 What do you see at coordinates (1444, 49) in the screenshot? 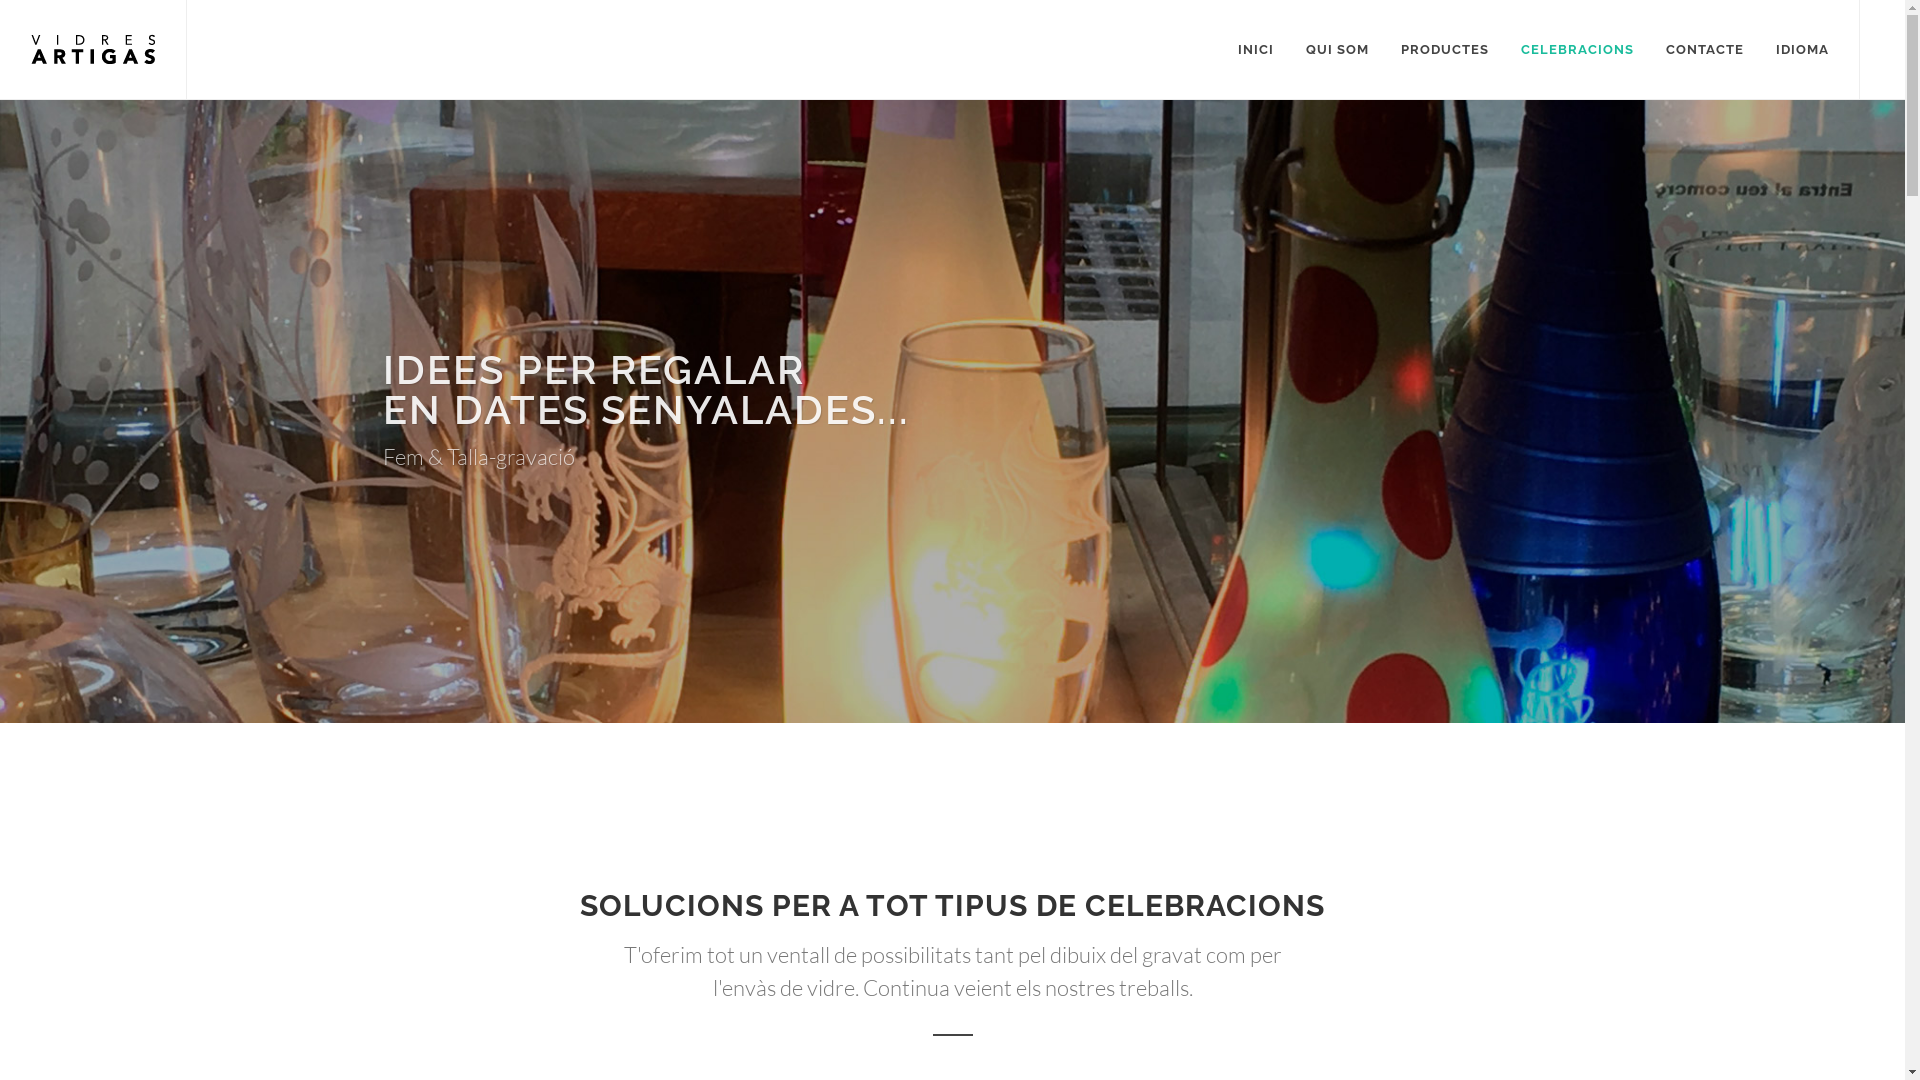
I see `'PRODUCTES'` at bounding box center [1444, 49].